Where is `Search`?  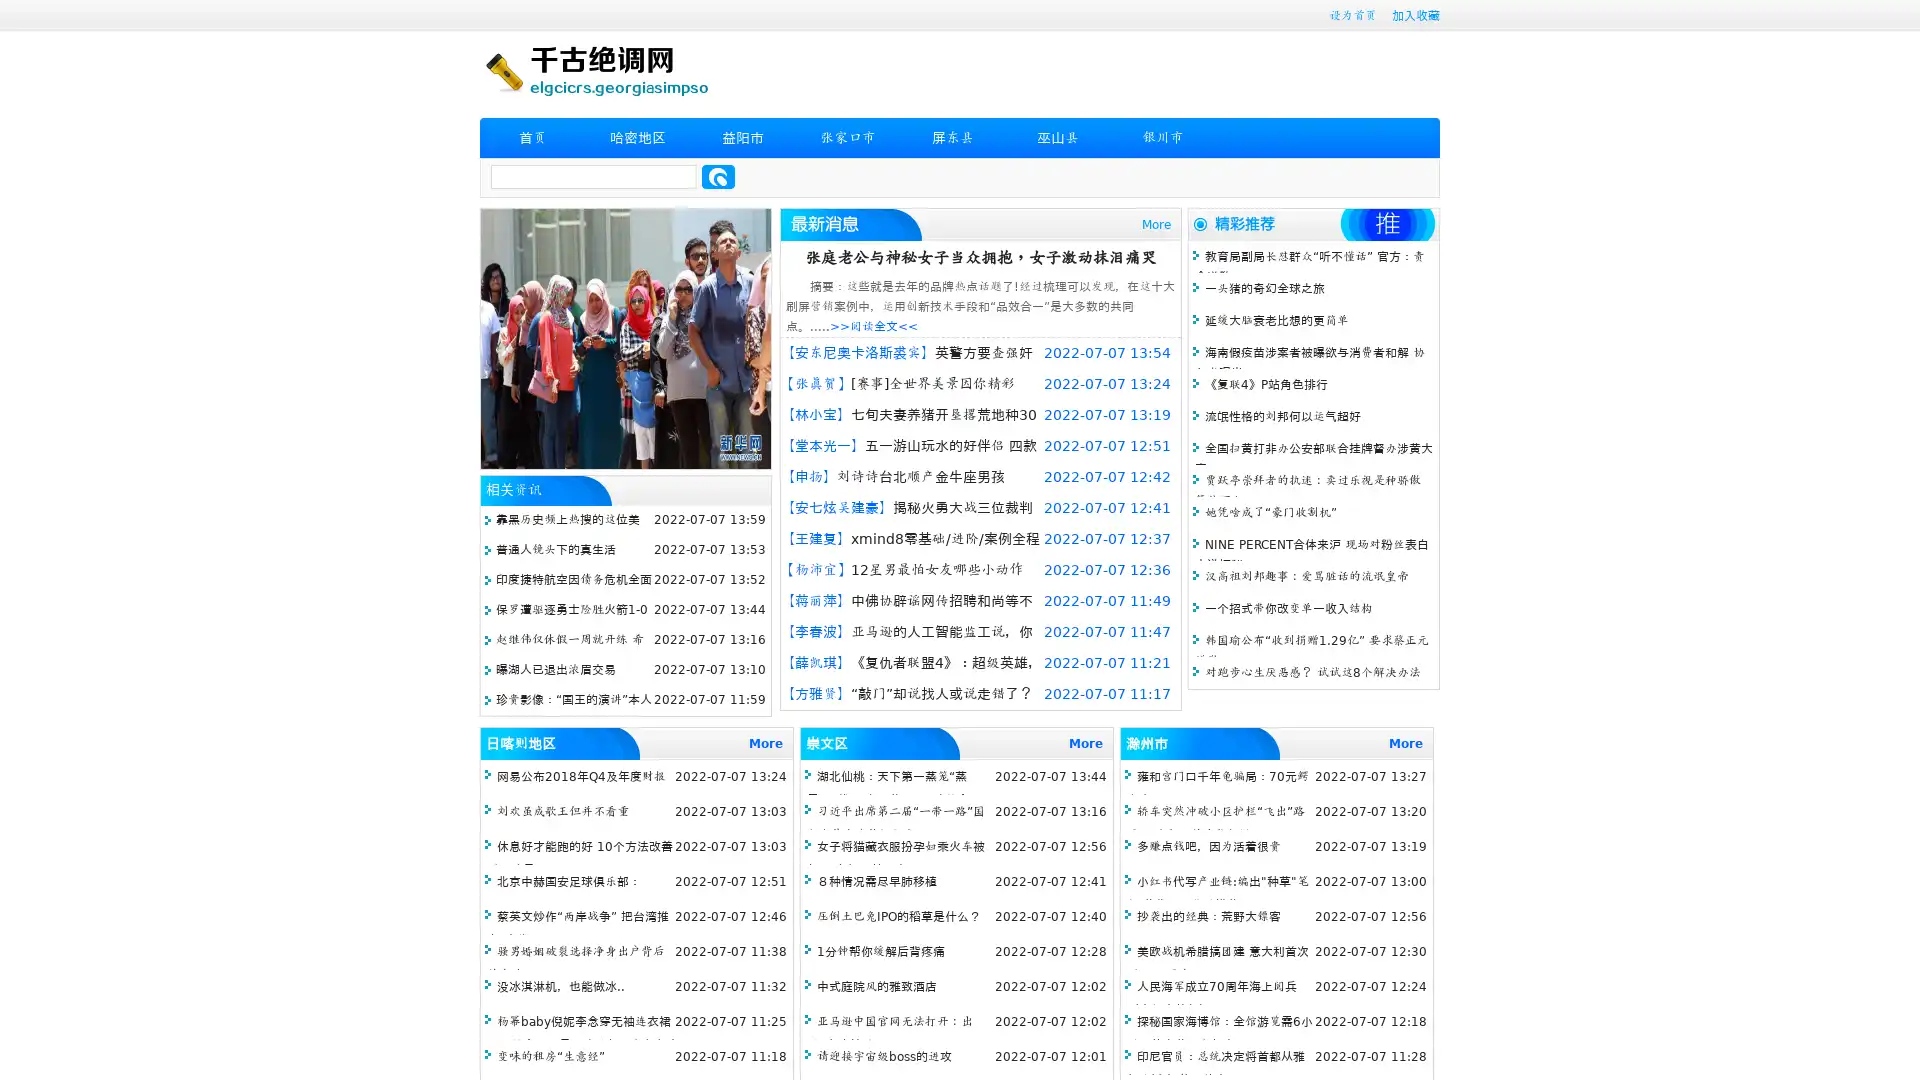
Search is located at coordinates (718, 176).